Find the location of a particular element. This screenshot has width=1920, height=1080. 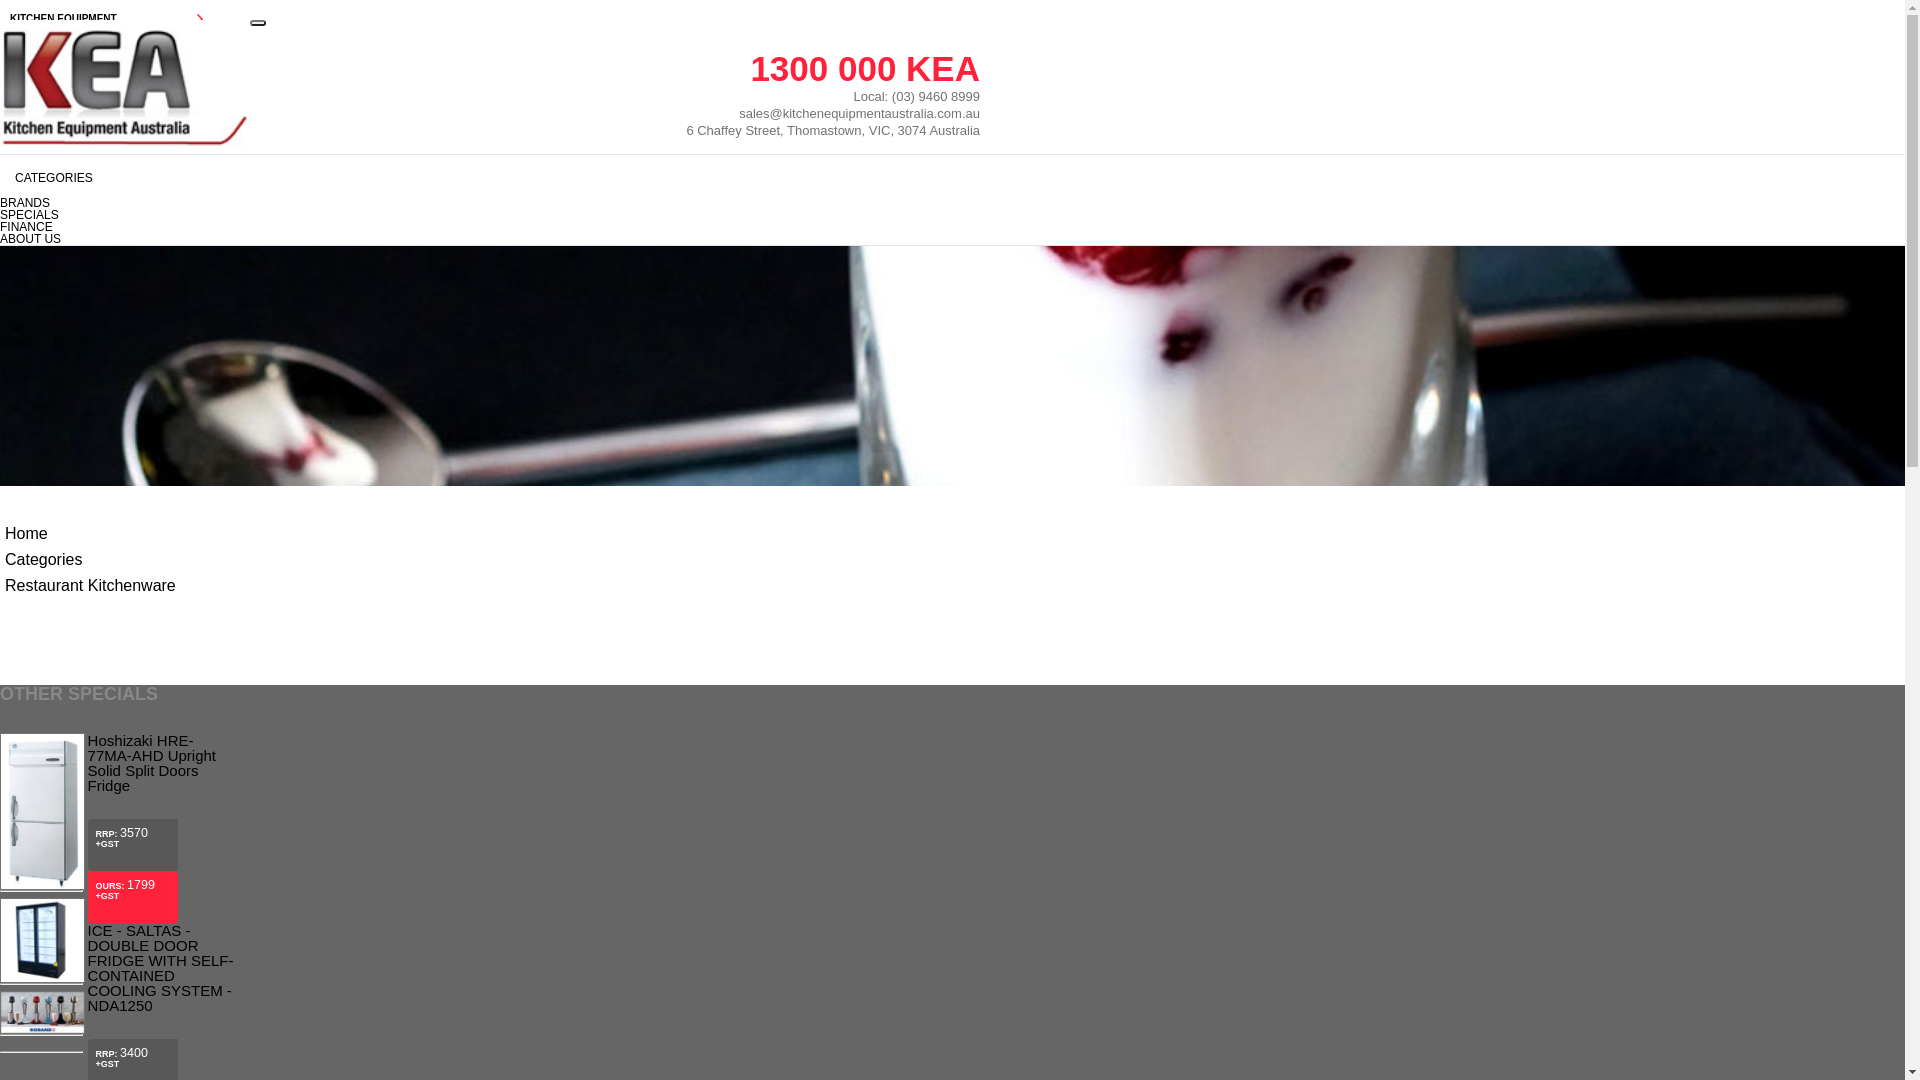

'SPECIALS' is located at coordinates (109, 797).